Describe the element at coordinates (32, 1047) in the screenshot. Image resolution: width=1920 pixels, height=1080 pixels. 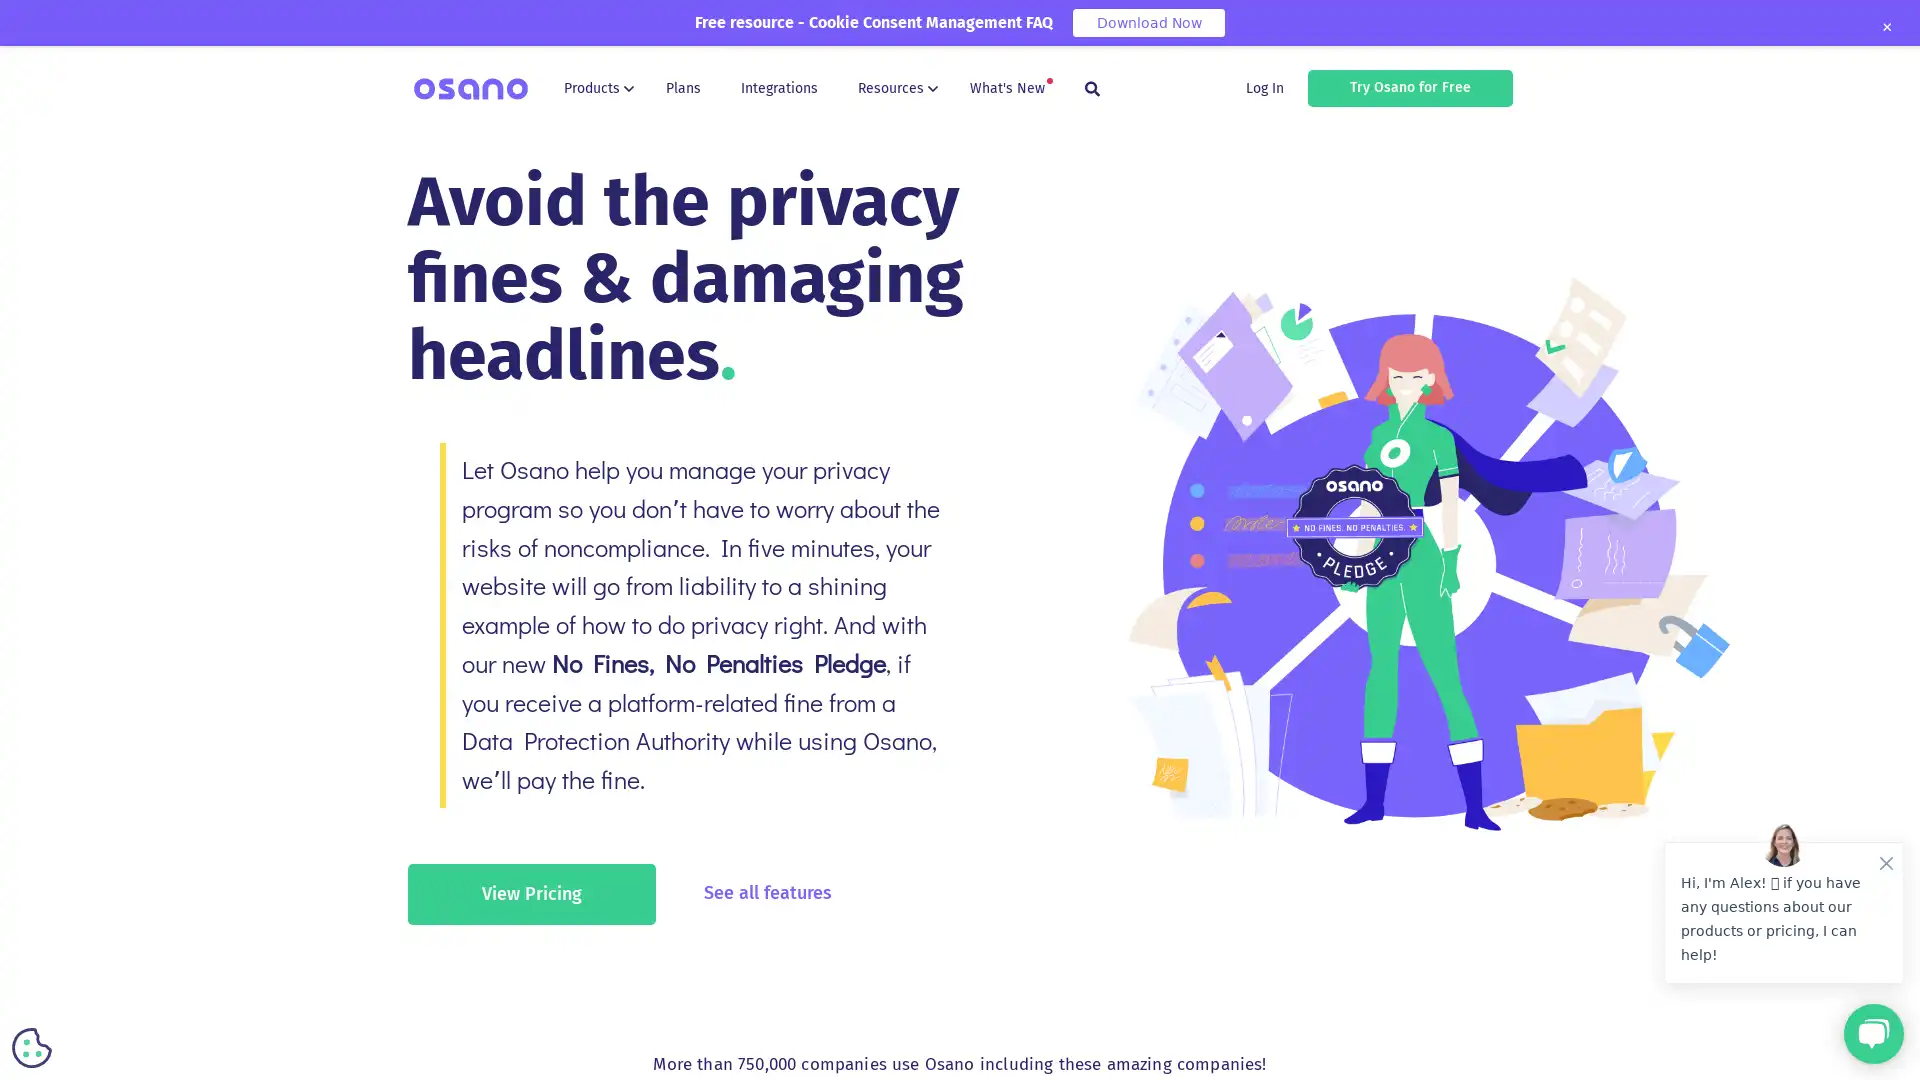
I see `Cookie Preferences` at that location.